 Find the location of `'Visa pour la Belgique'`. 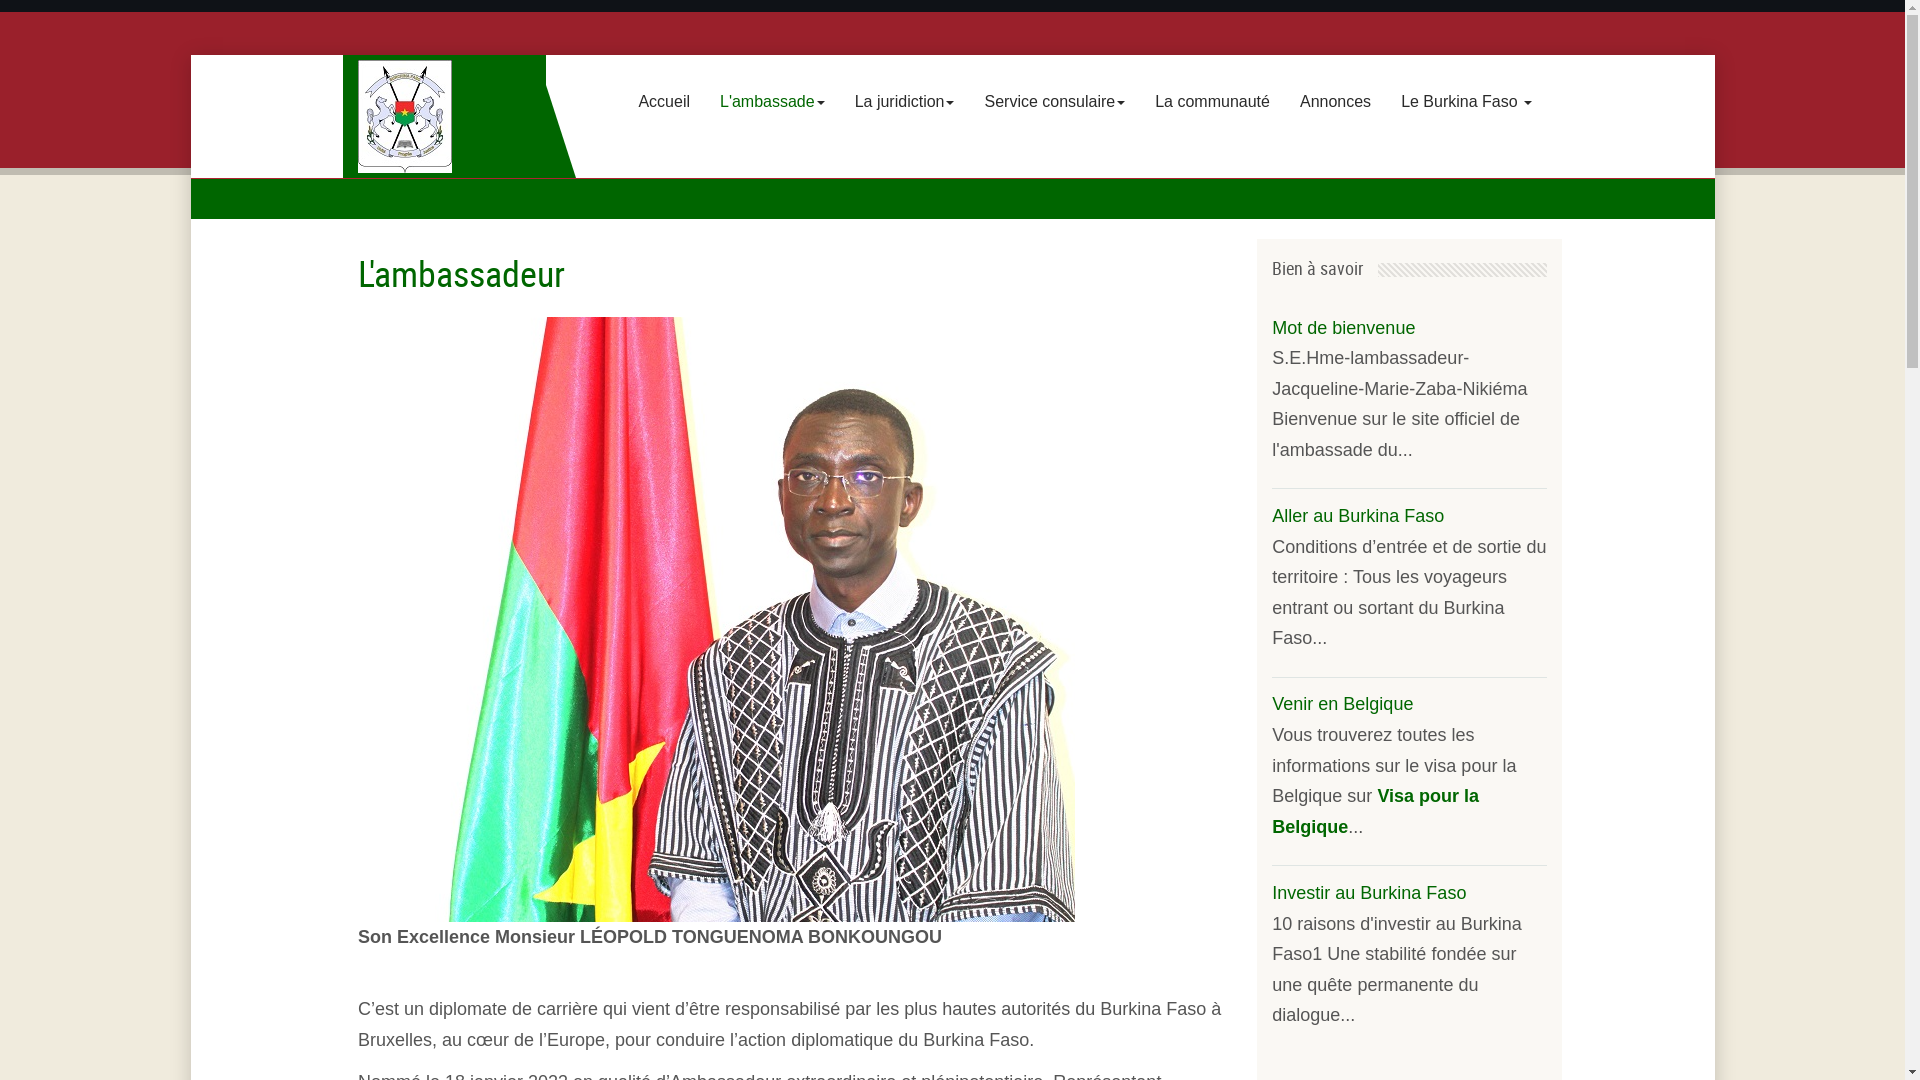

'Visa pour la Belgique' is located at coordinates (1271, 811).